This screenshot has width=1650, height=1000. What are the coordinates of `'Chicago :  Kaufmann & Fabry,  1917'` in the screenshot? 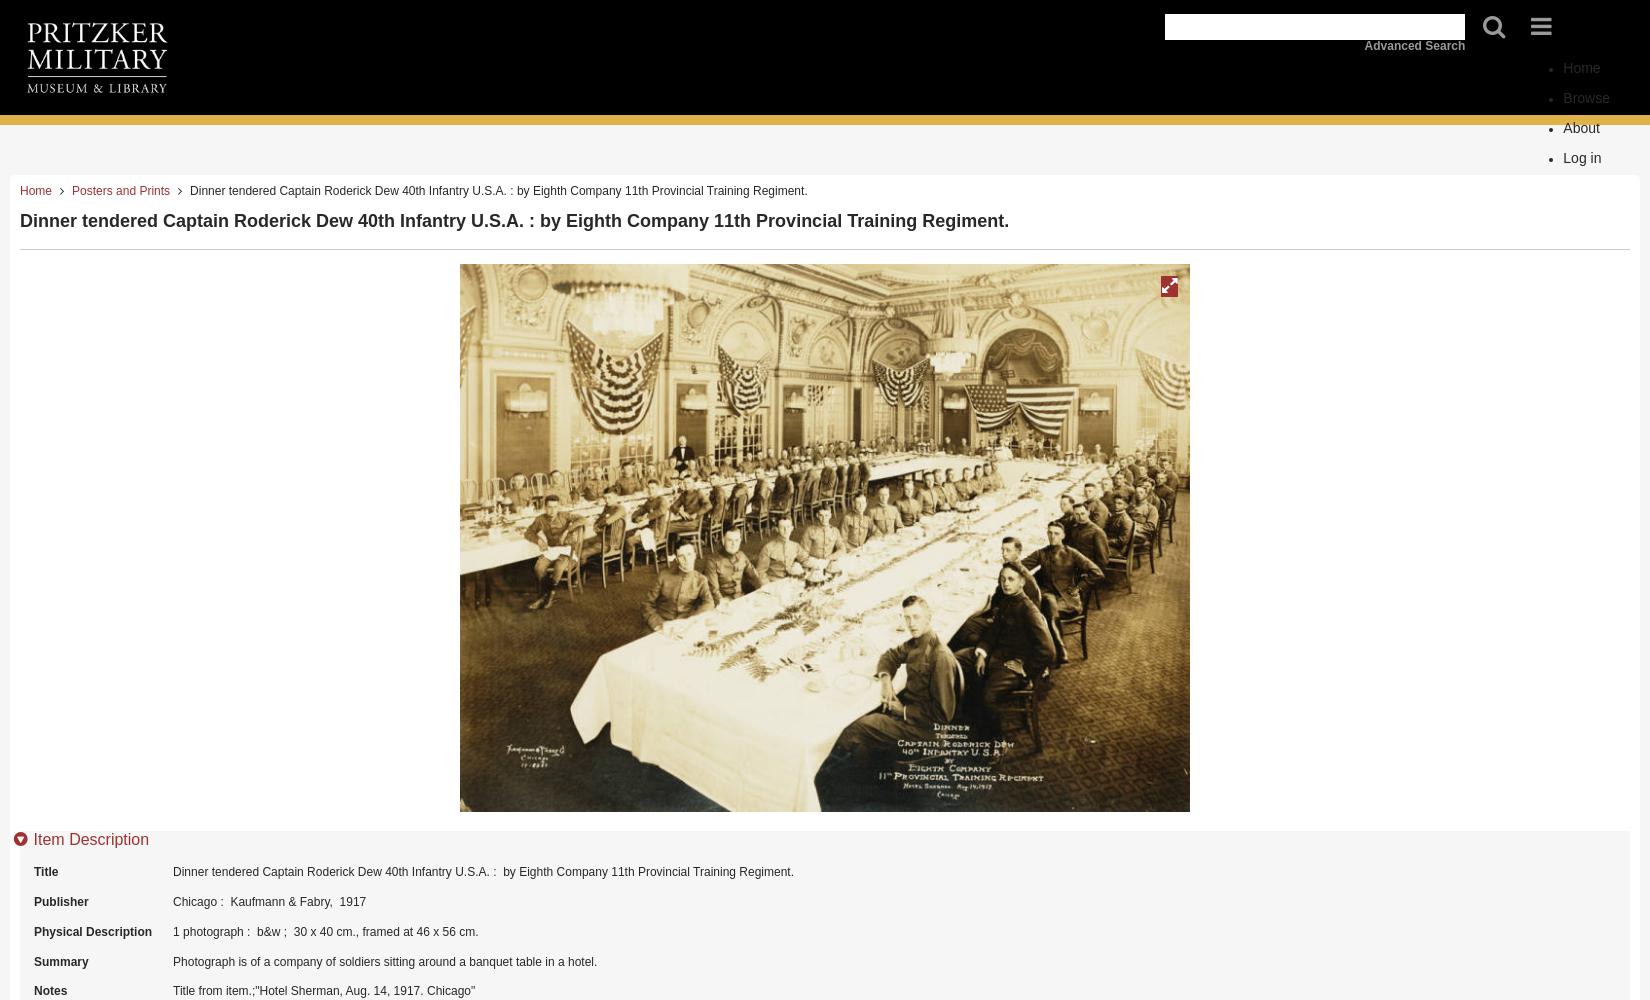 It's located at (172, 901).